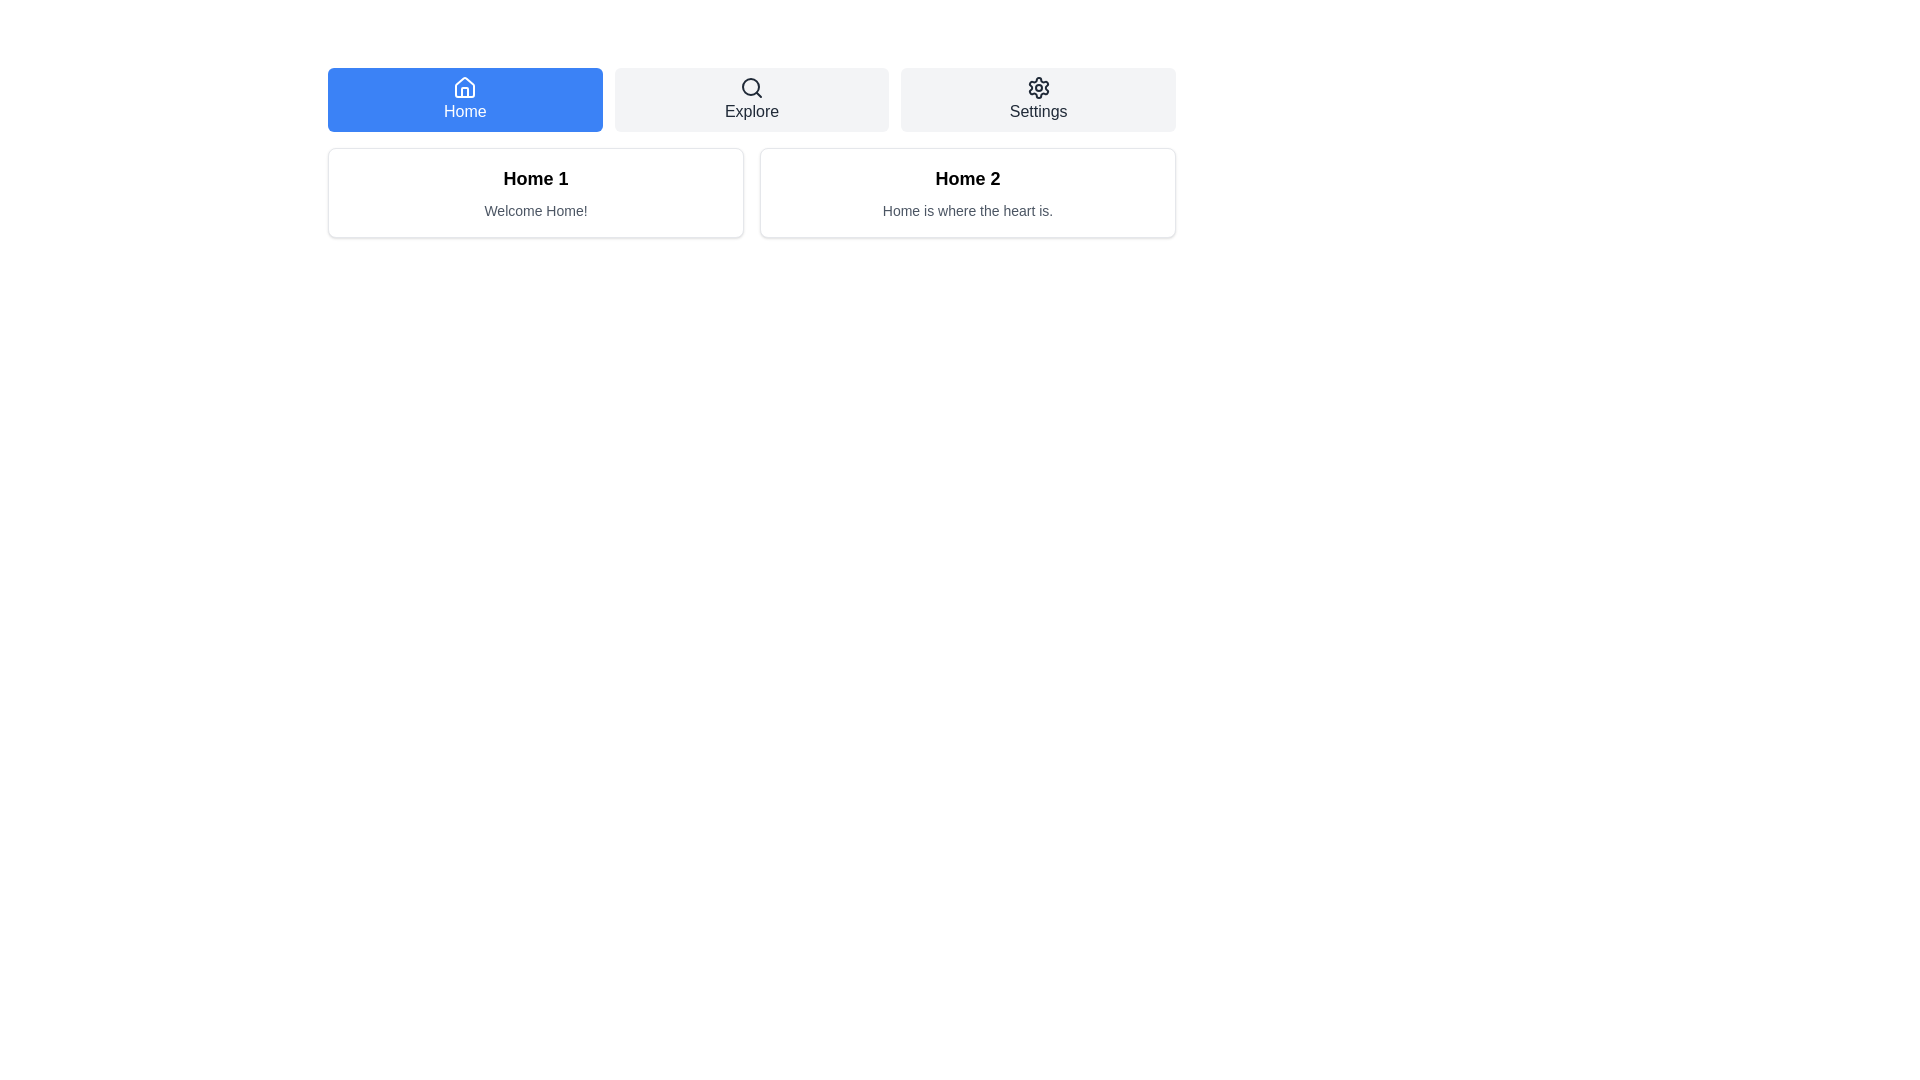 The height and width of the screenshot is (1080, 1920). I want to click on the 'Home' navigation button, which is the first item in the horizontal menu, so click(464, 100).